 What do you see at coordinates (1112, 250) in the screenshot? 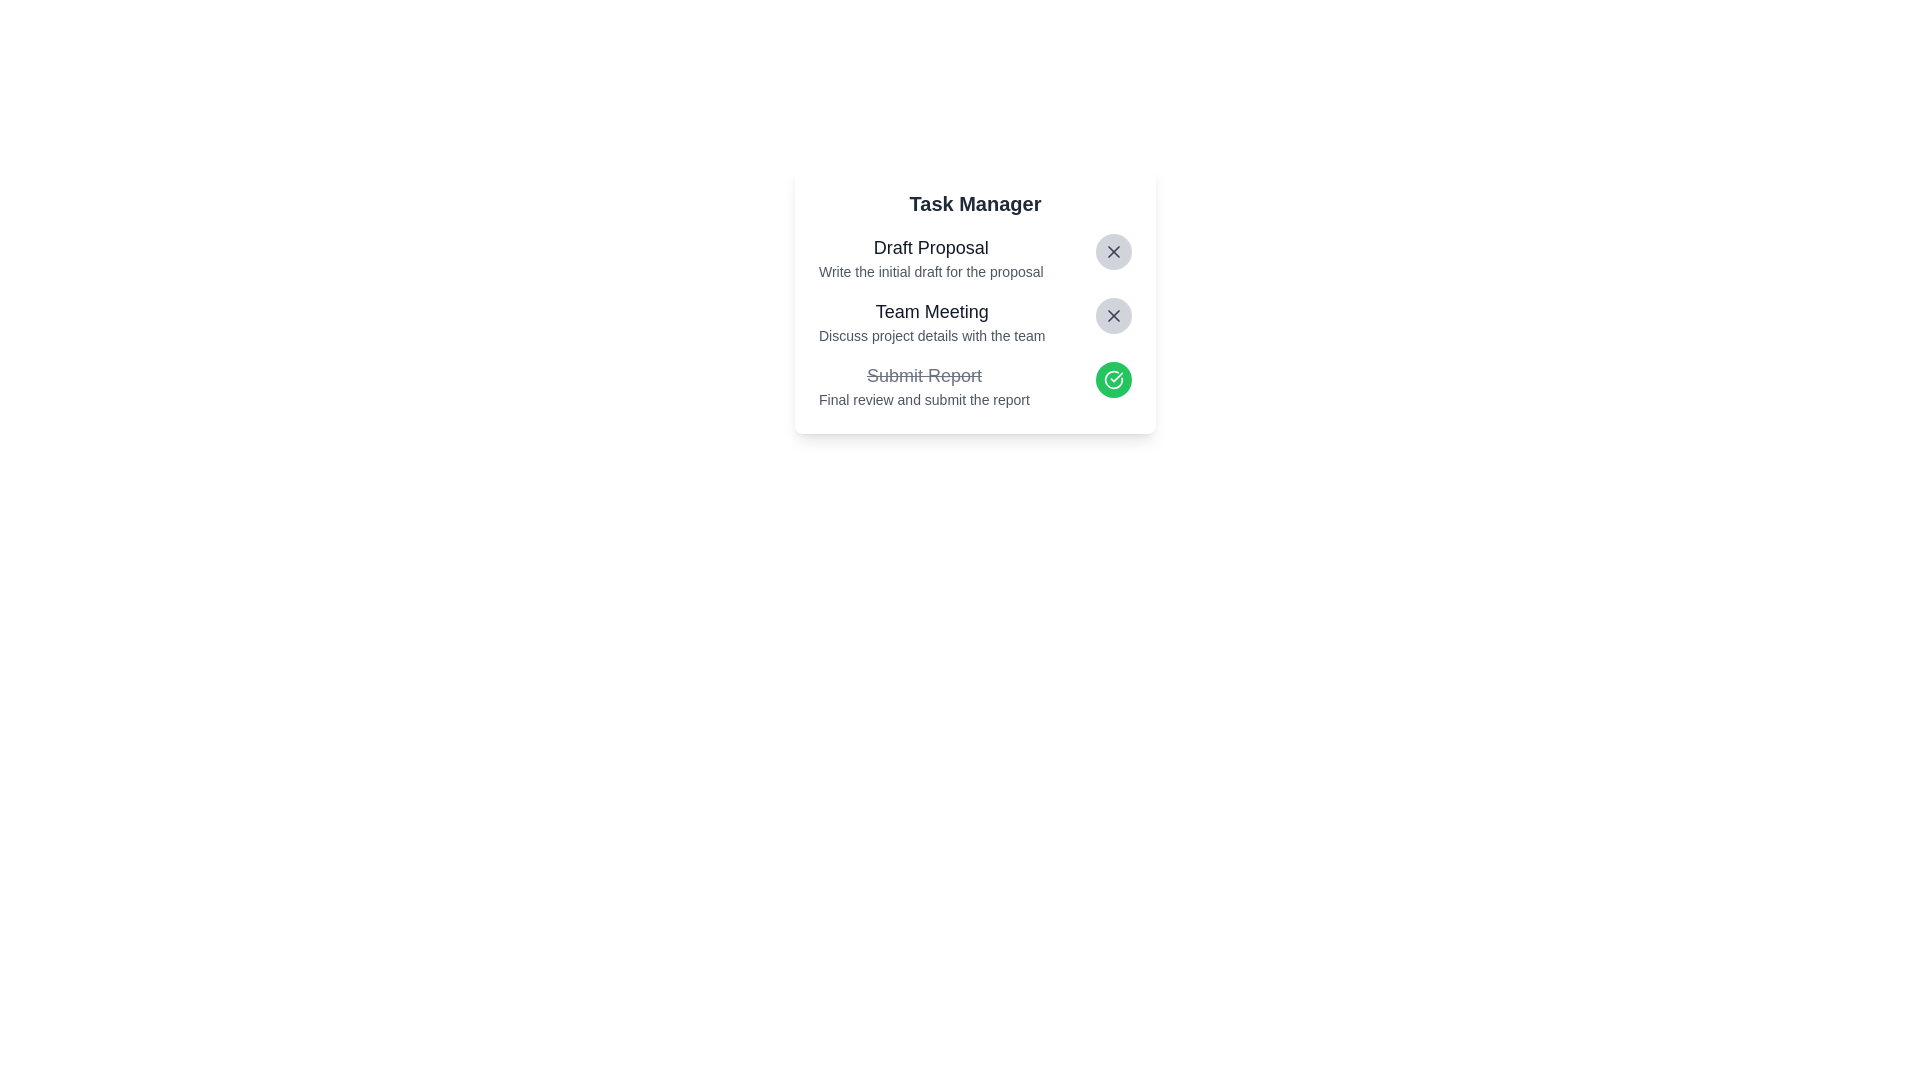
I see `the dismiss button located to the right of the 'Draft Proposal' text in the task manager interface` at bounding box center [1112, 250].